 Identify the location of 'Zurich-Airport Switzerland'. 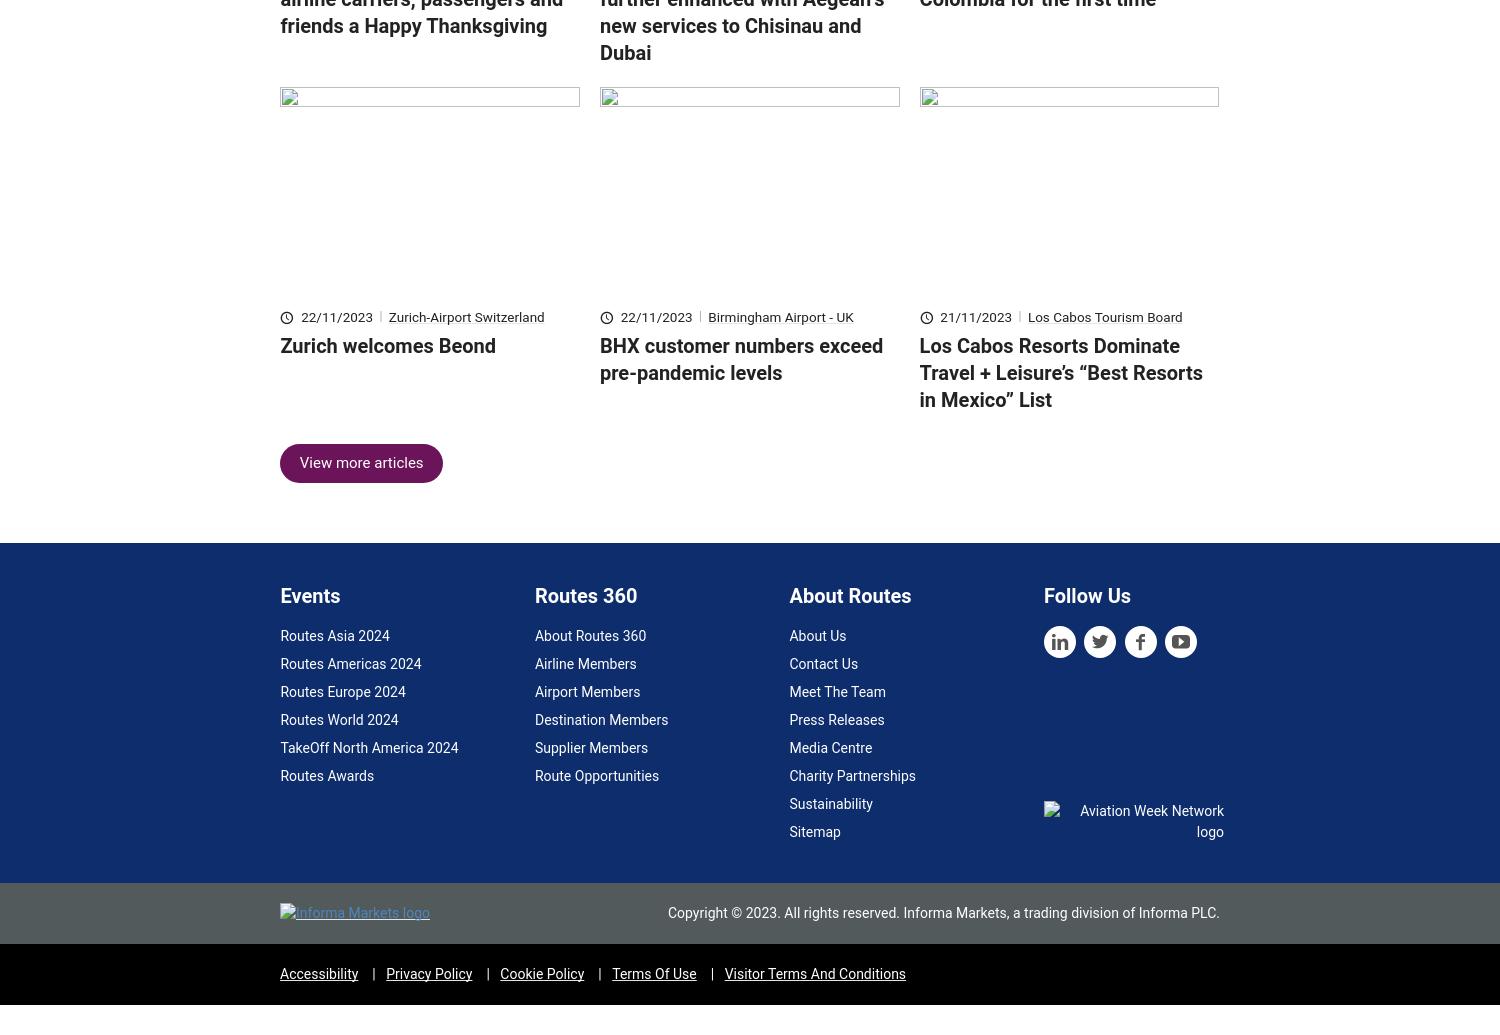
(388, 347).